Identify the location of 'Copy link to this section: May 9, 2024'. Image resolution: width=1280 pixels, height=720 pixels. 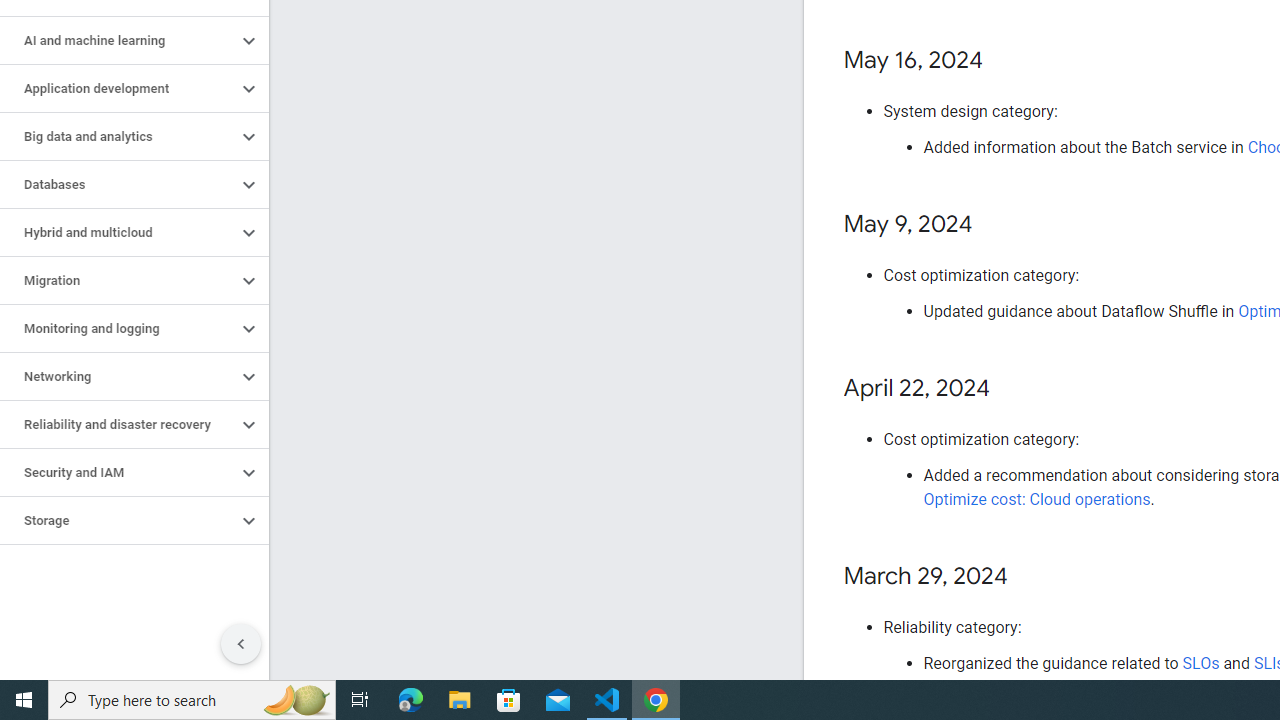
(992, 225).